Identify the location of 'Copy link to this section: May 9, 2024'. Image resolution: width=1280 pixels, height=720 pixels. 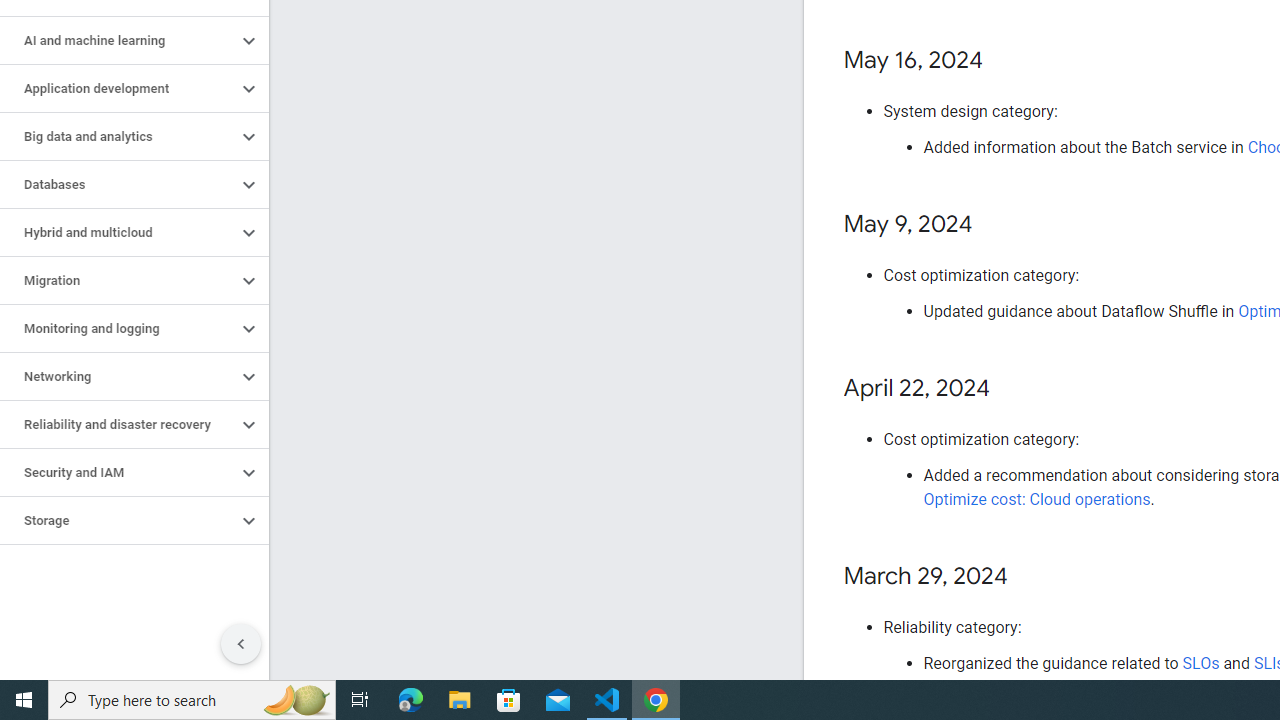
(992, 225).